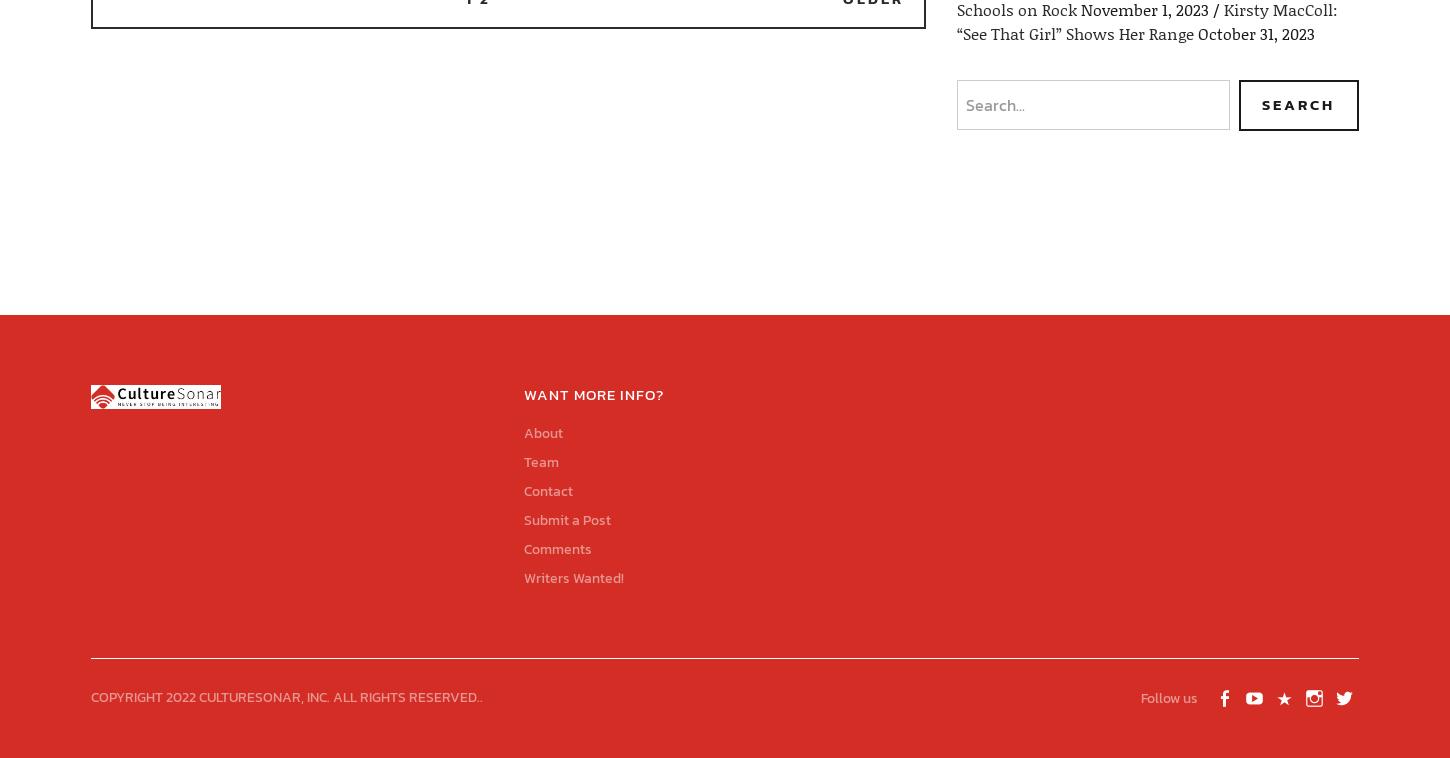 This screenshot has width=1450, height=758. Describe the element at coordinates (593, 392) in the screenshot. I see `'Want more info?'` at that location.